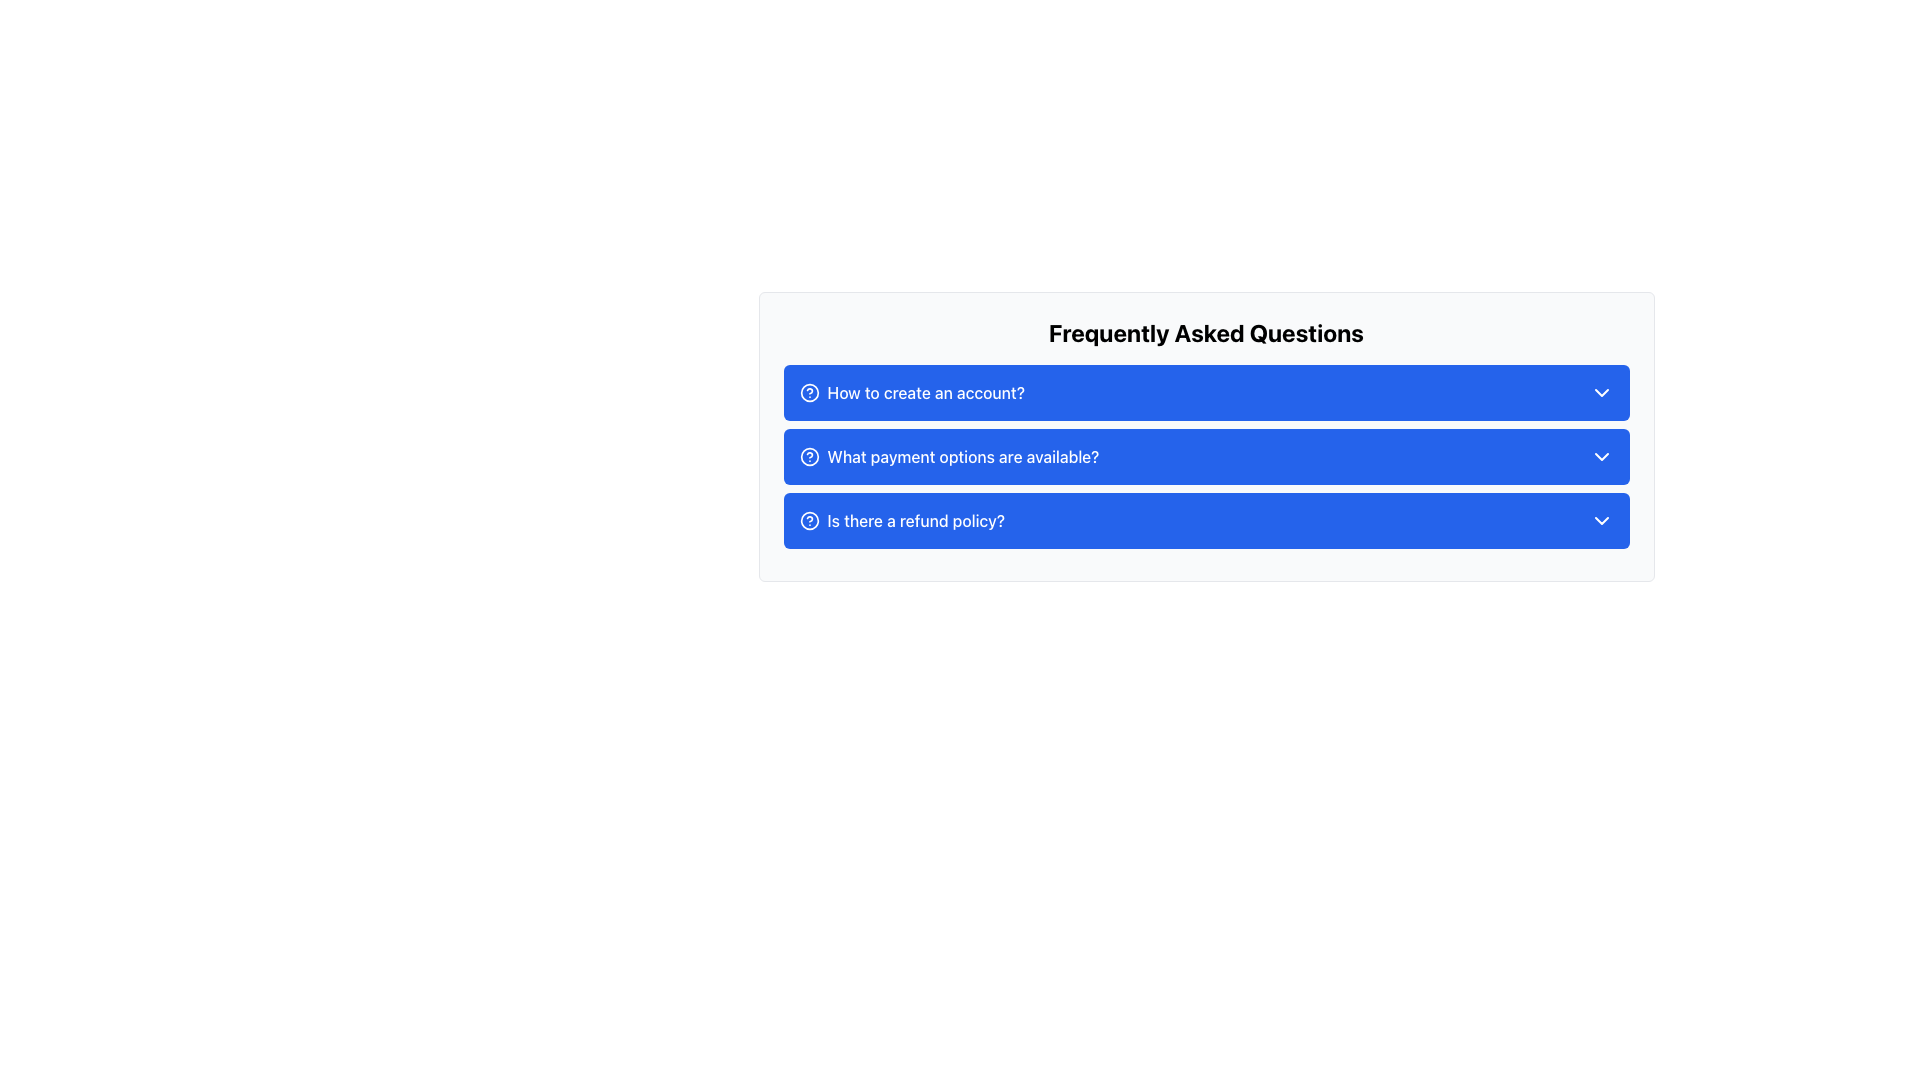 Image resolution: width=1920 pixels, height=1080 pixels. I want to click on the third Accordion item with the question 'Is there a refund policy?' in the FAQ section, so click(1205, 527).